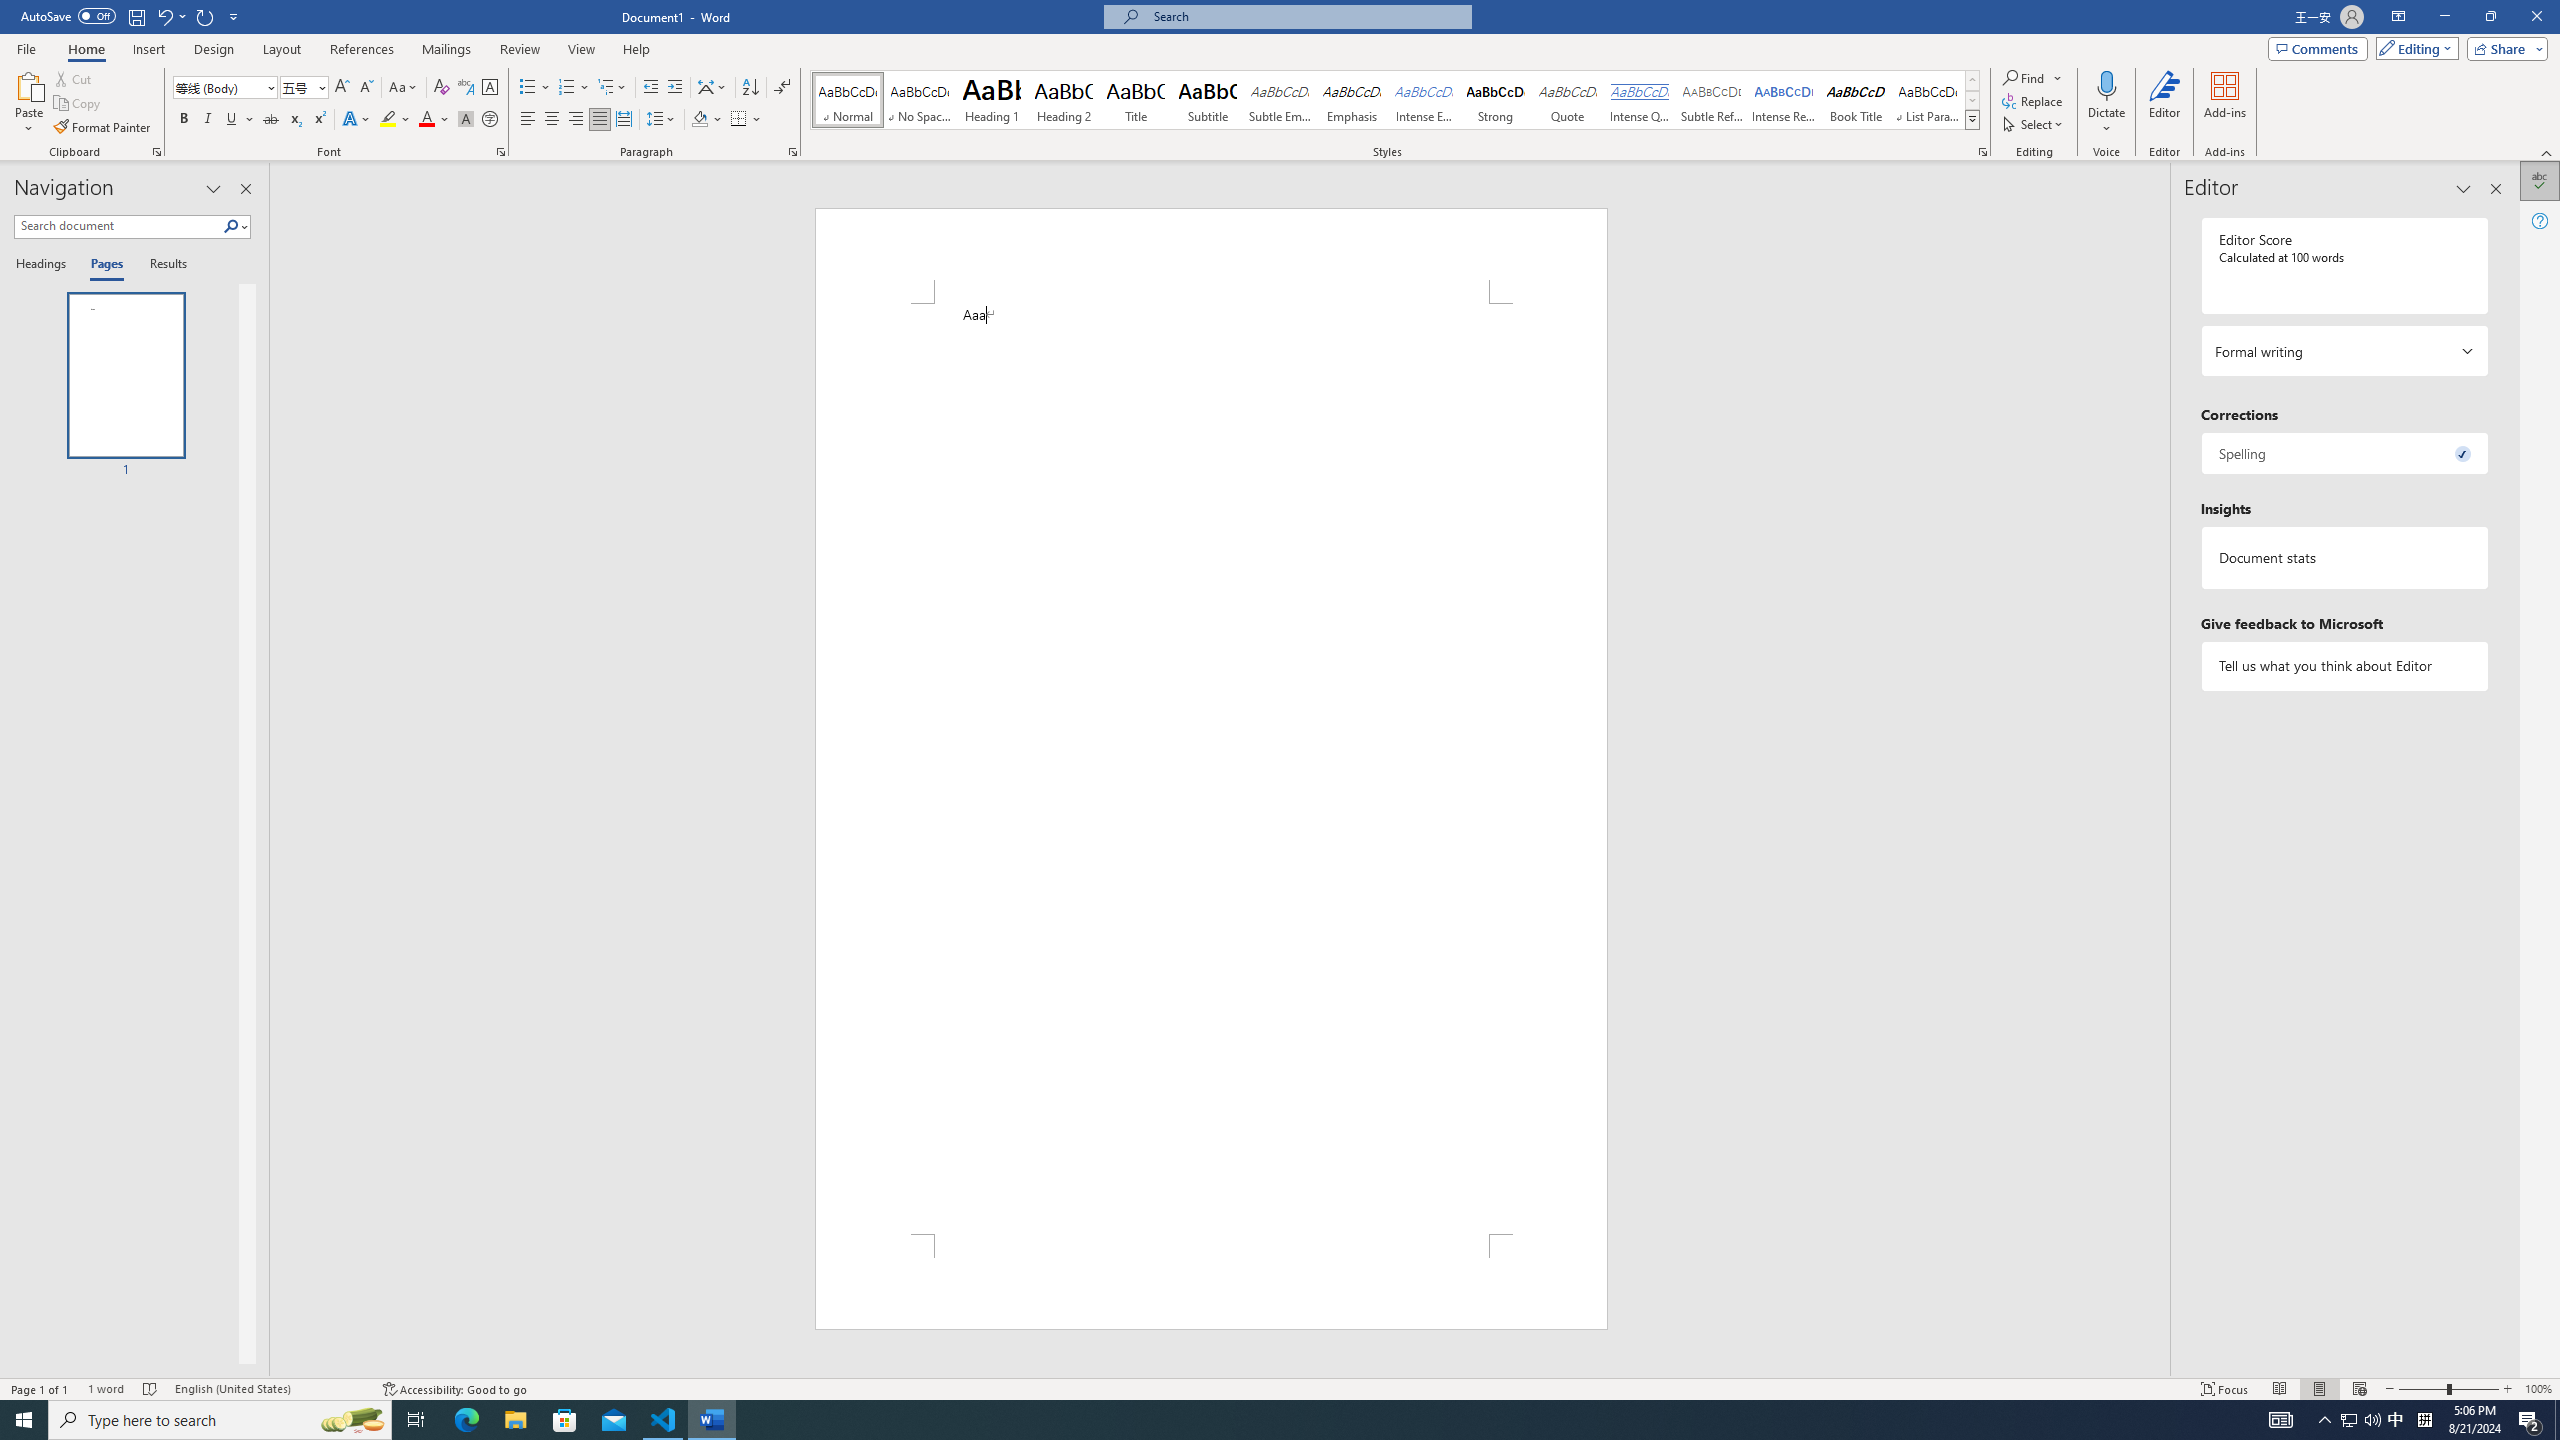 The image size is (2560, 1440). Describe the element at coordinates (1712, 99) in the screenshot. I see `'Subtle Reference'` at that location.